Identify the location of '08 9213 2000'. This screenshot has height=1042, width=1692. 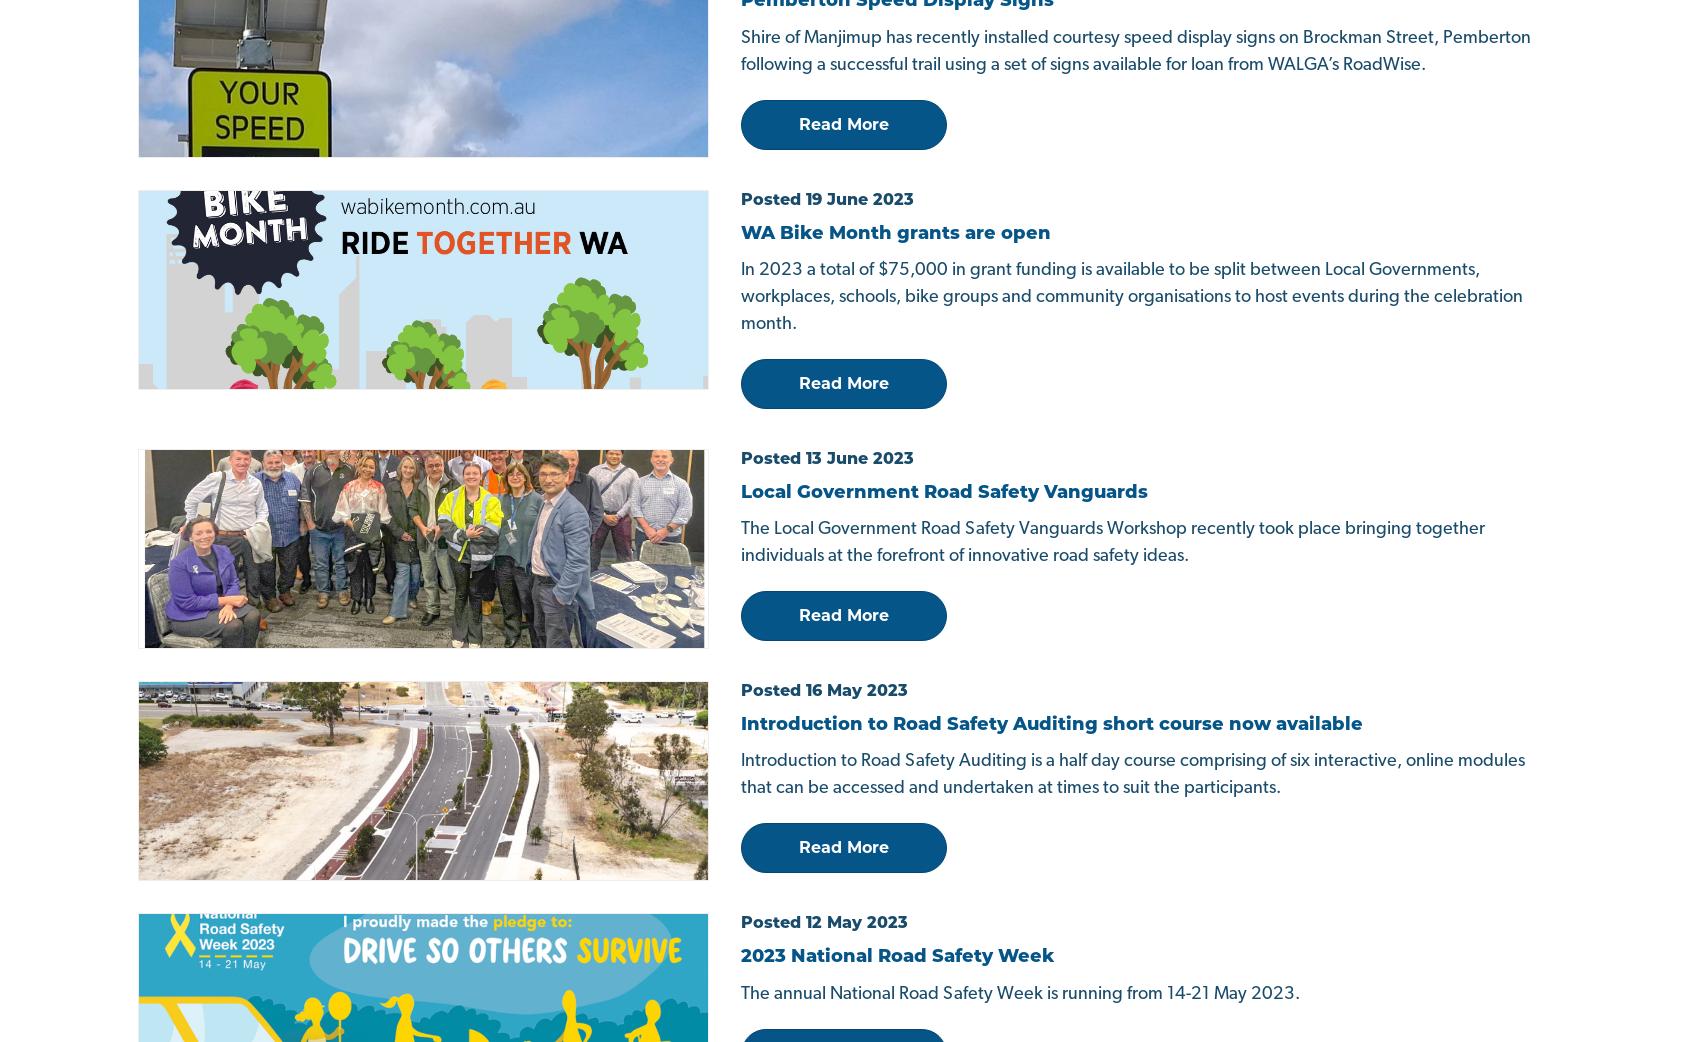
(208, 752).